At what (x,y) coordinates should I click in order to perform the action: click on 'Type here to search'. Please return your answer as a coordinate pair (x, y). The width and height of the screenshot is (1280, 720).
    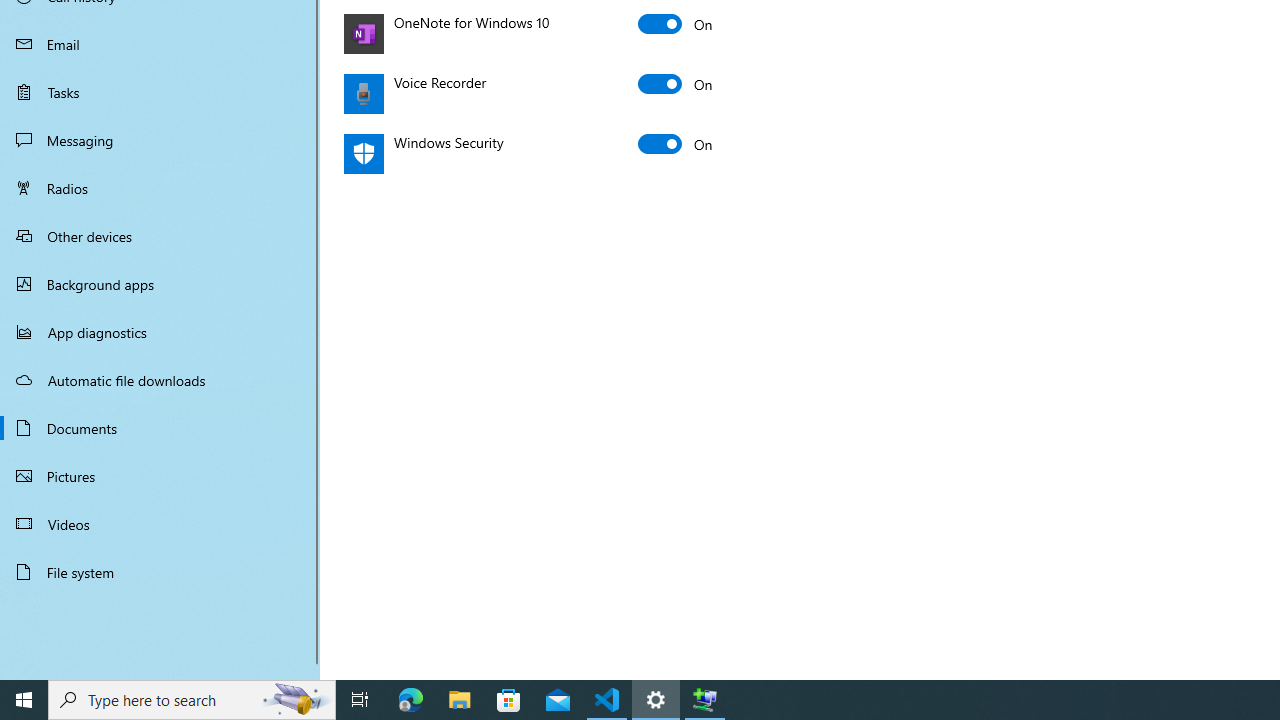
    Looking at the image, I should click on (192, 698).